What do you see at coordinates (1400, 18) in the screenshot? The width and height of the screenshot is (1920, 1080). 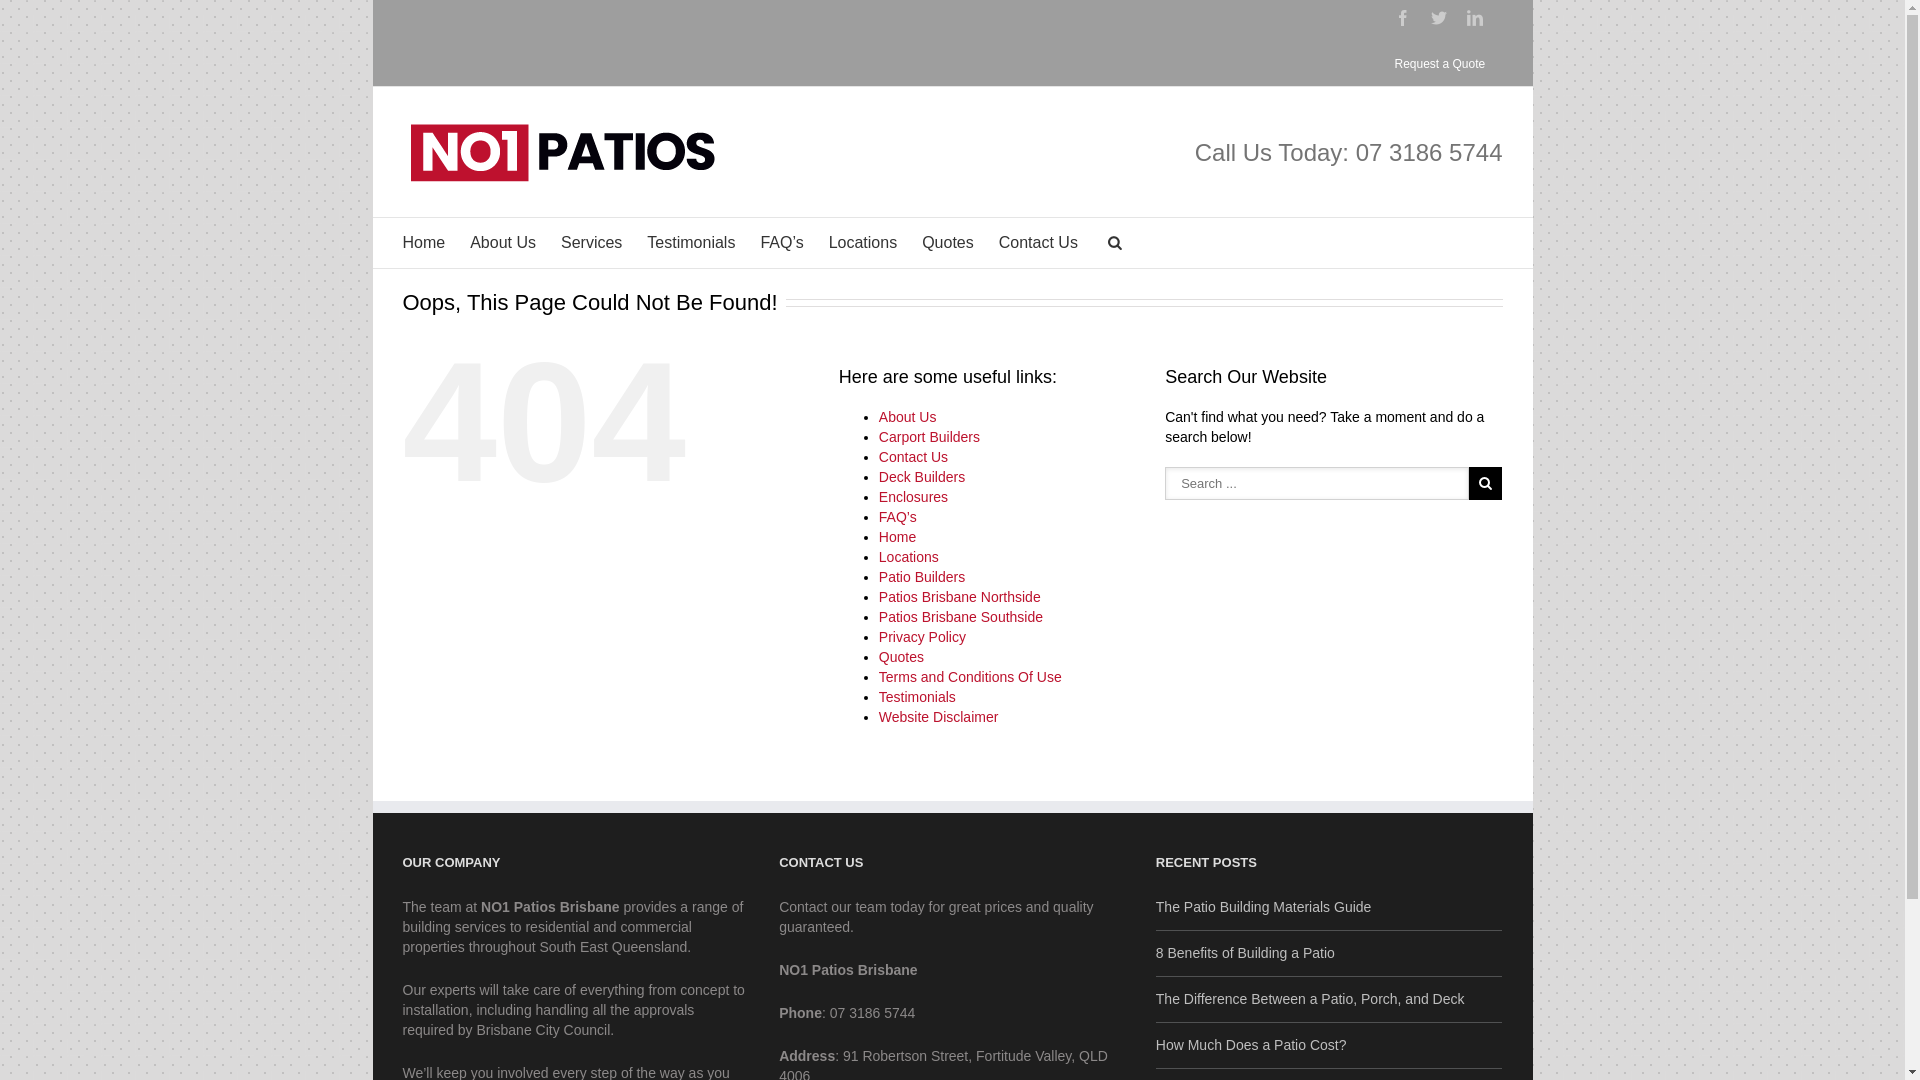 I see `'Facebook'` at bounding box center [1400, 18].